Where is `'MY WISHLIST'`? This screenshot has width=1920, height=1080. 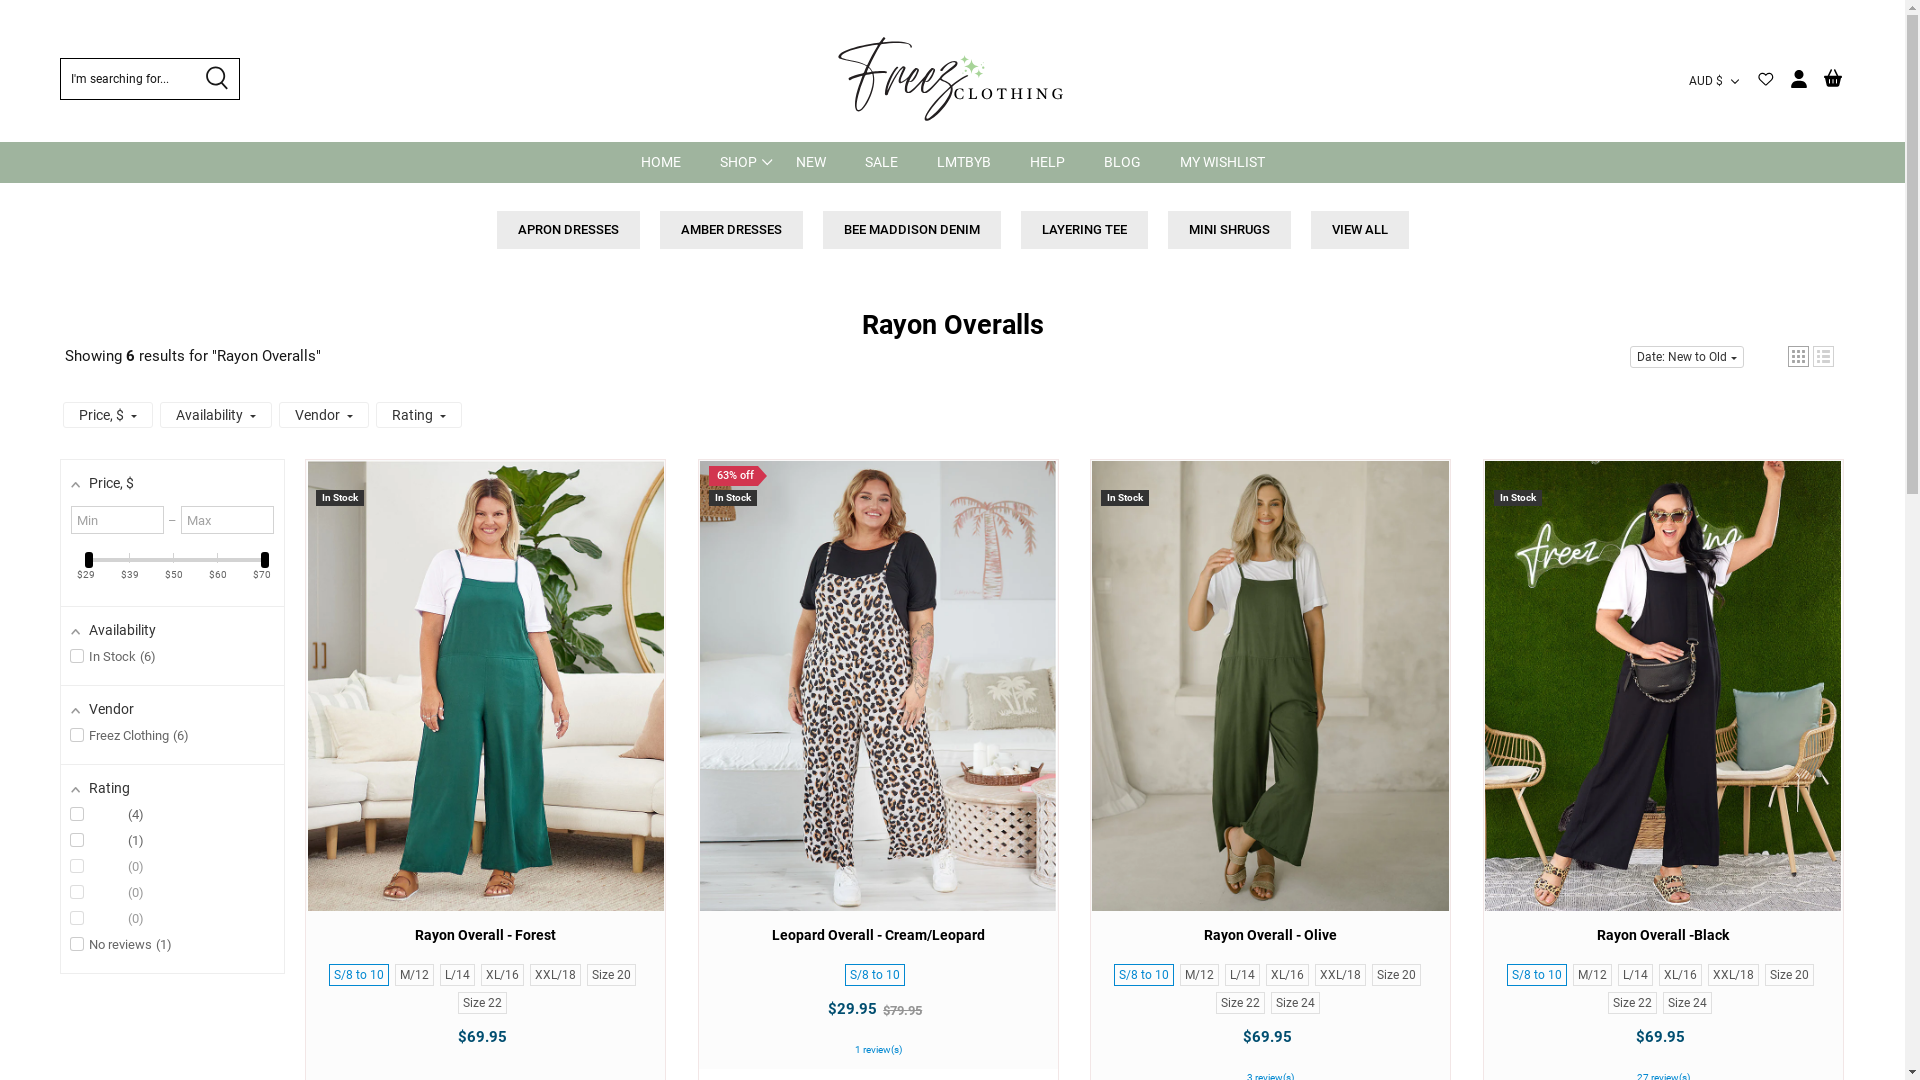
'MY WISHLIST' is located at coordinates (1221, 161).